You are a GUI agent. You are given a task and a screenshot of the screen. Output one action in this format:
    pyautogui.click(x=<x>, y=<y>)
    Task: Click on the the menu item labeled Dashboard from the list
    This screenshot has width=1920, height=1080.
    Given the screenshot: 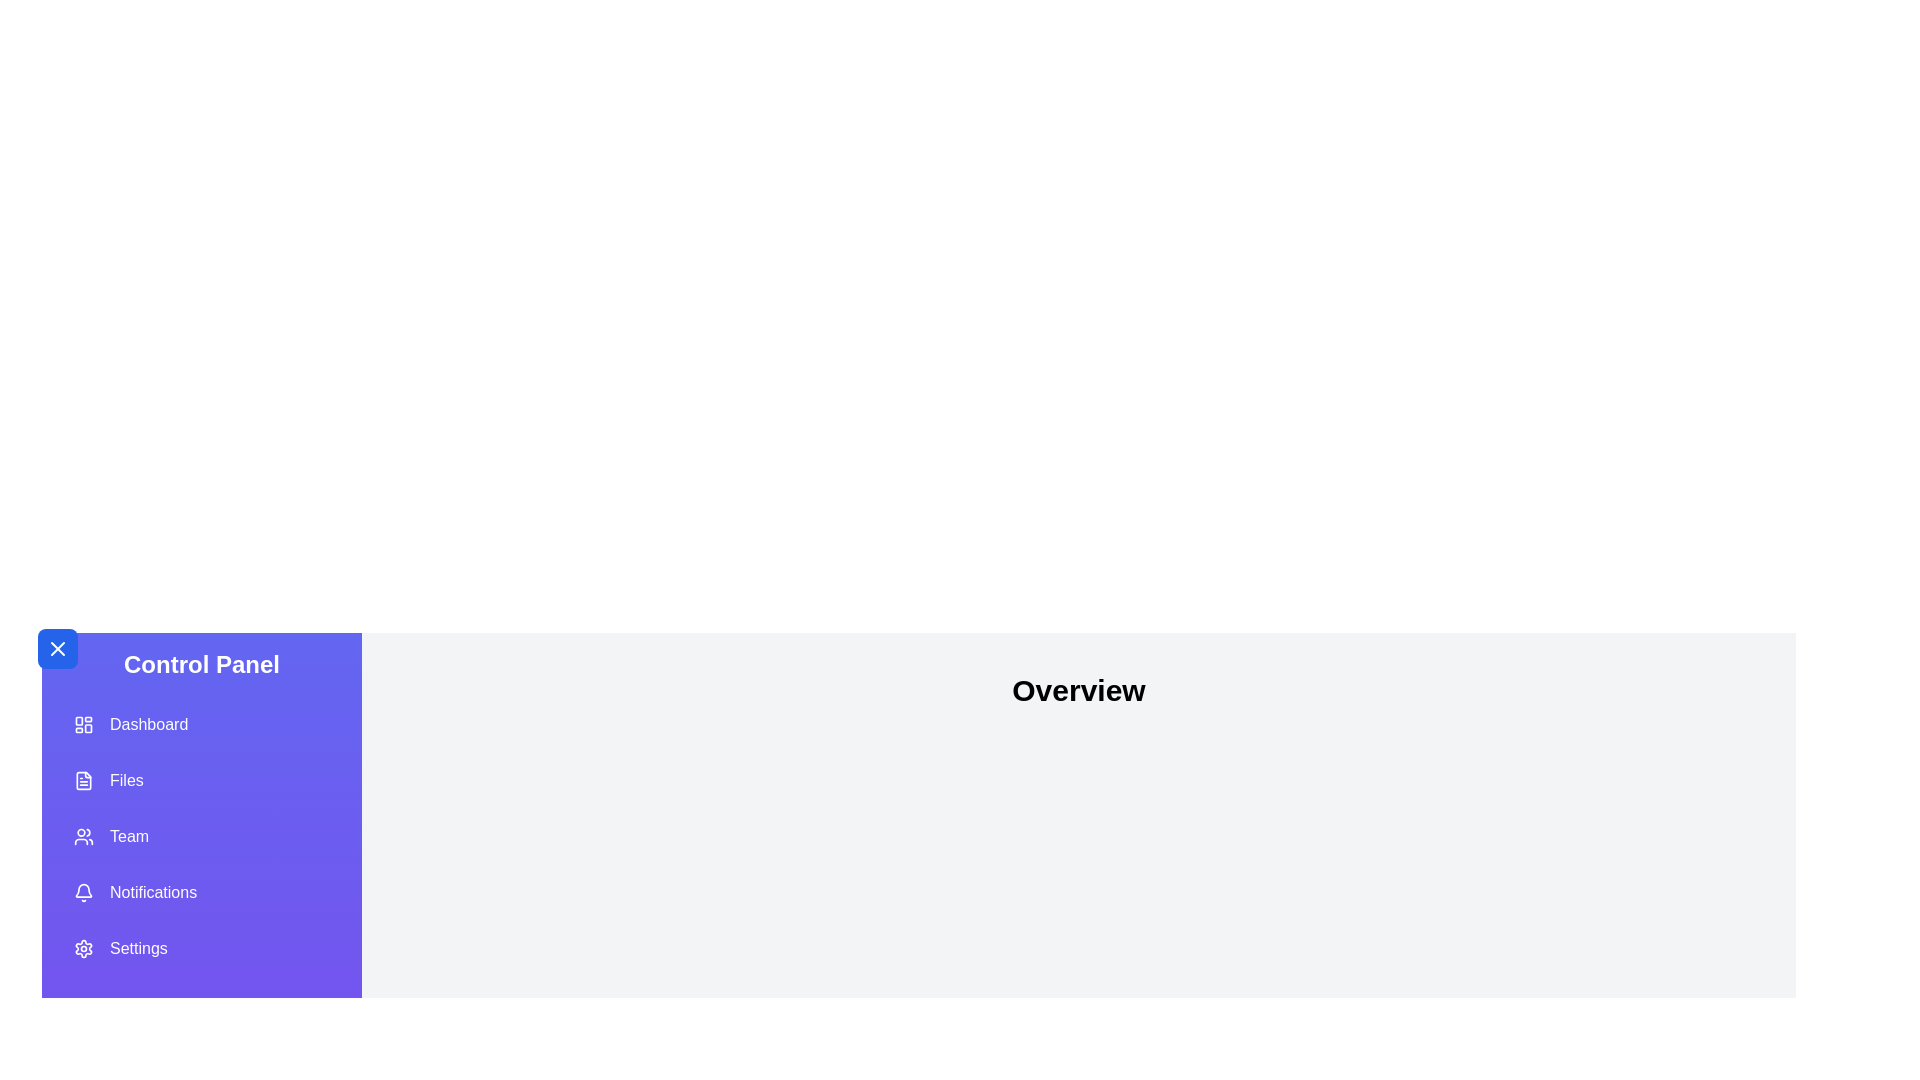 What is the action you would take?
    pyautogui.click(x=201, y=725)
    